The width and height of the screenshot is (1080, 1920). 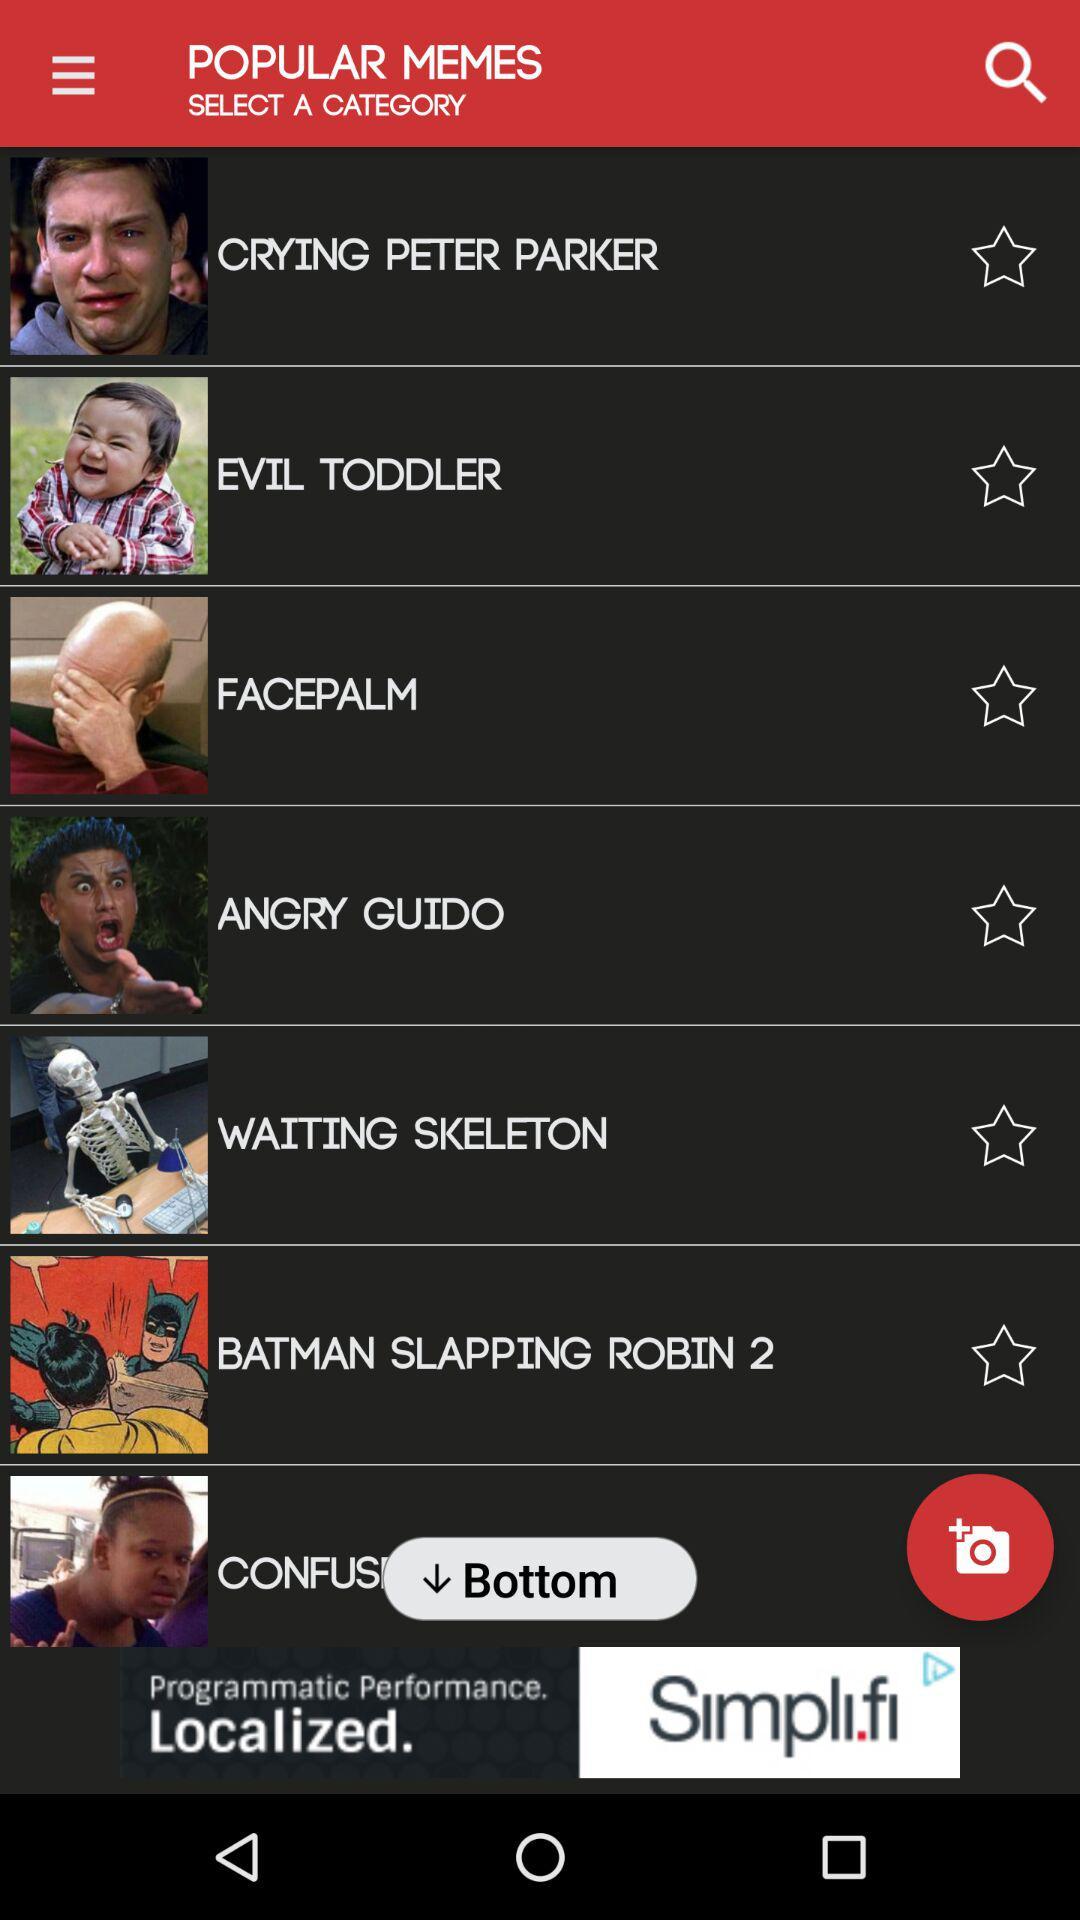 I want to click on the photo icon, so click(x=979, y=1546).